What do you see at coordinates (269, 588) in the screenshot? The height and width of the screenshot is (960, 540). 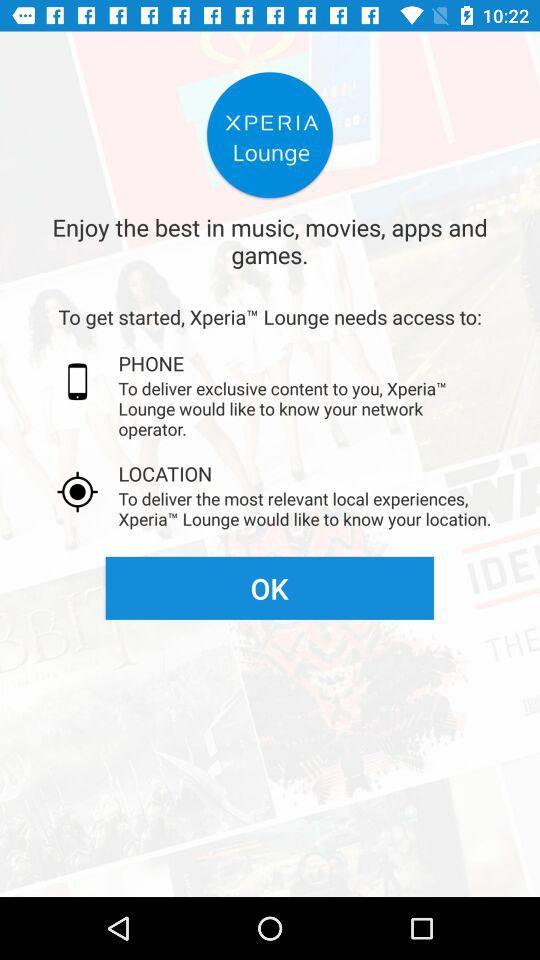 I see `item below the to deliver the` at bounding box center [269, 588].